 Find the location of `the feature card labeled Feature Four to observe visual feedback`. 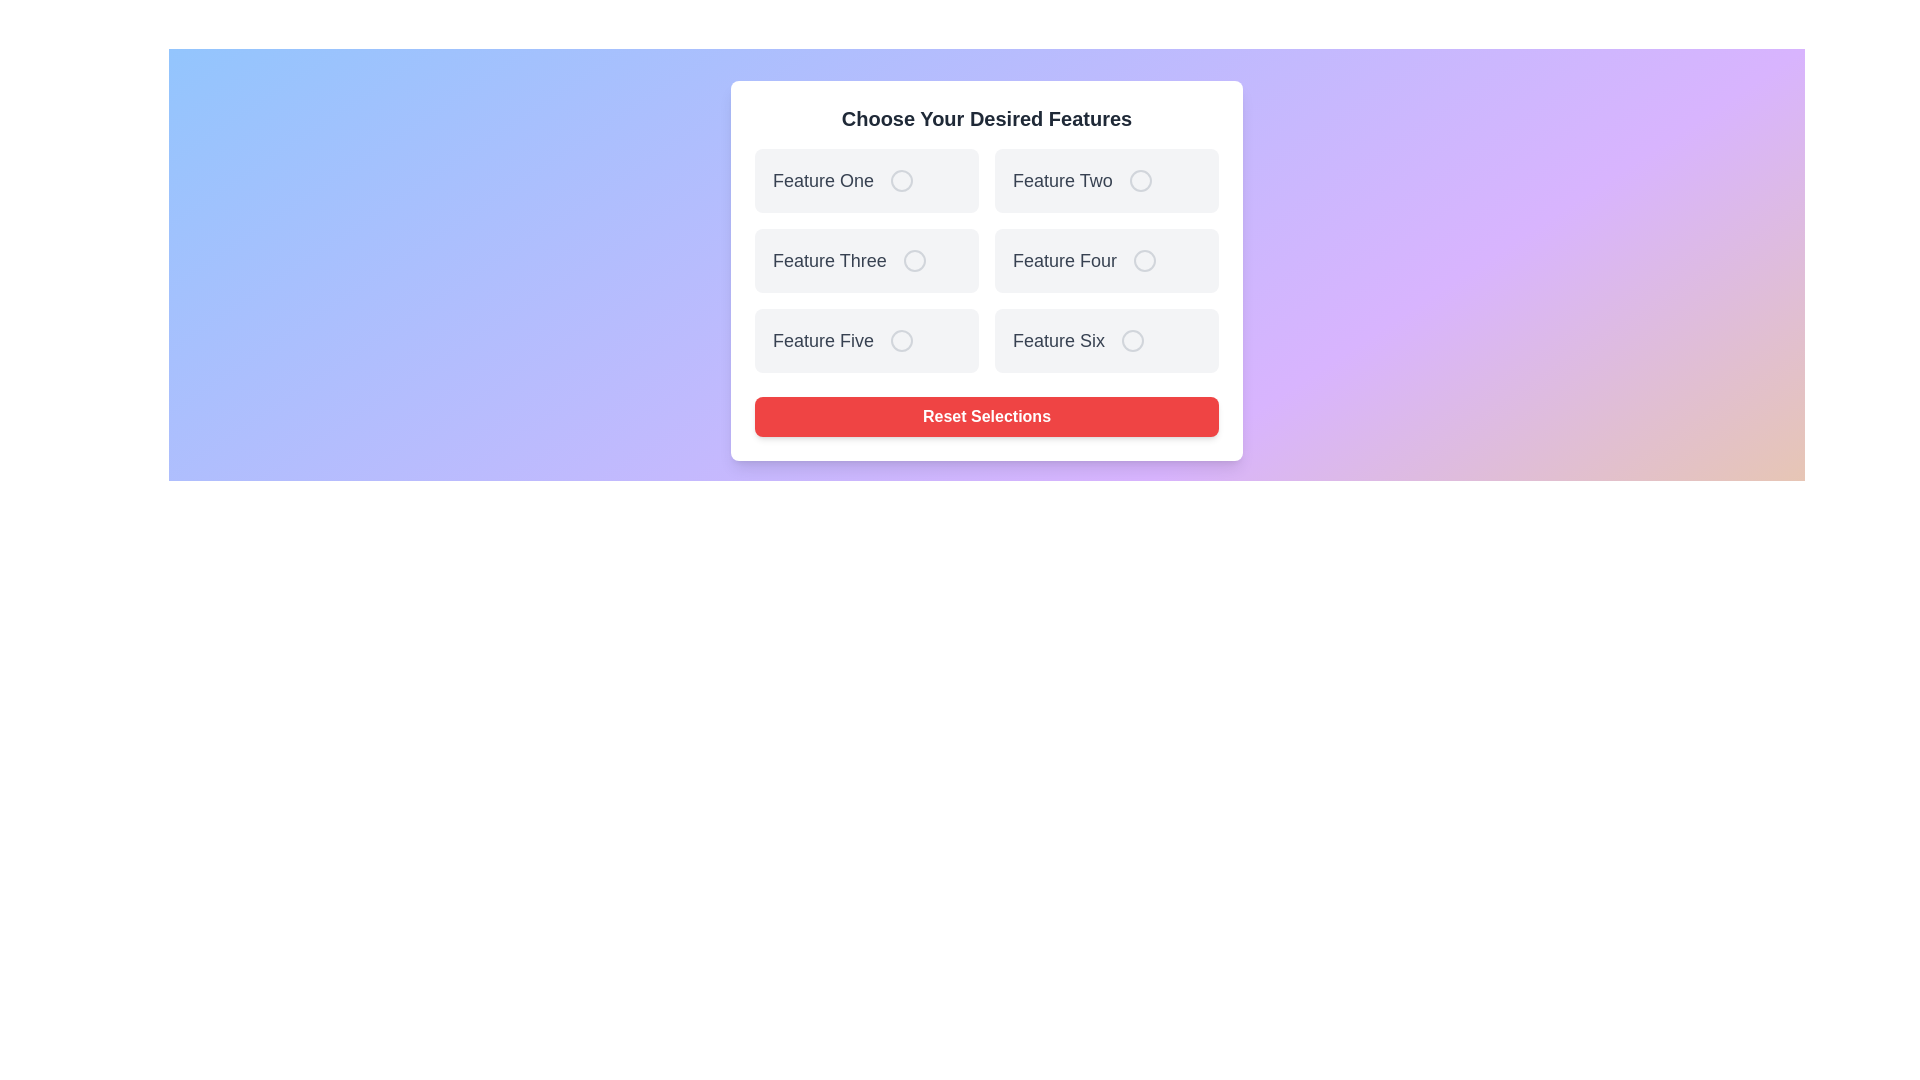

the feature card labeled Feature Four to observe visual feedback is located at coordinates (1106, 260).